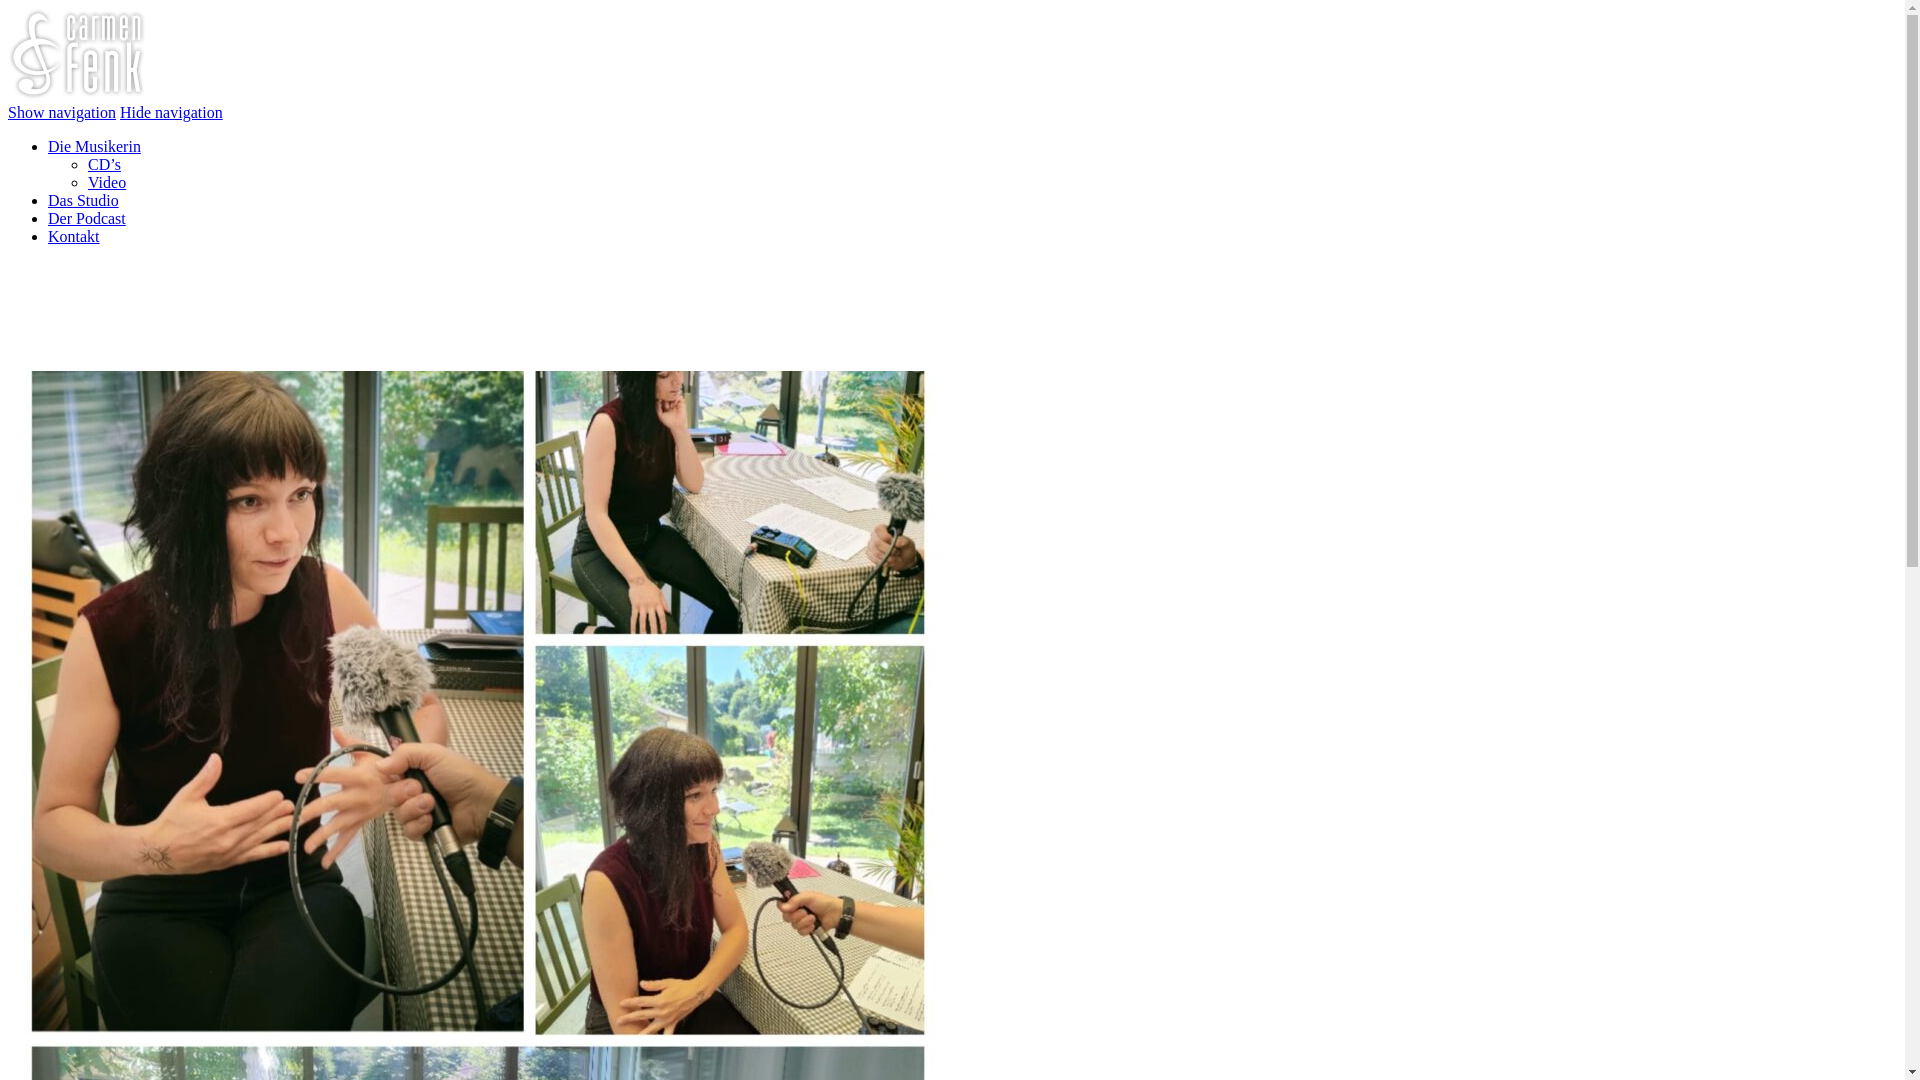 This screenshot has width=1920, height=1080. Describe the element at coordinates (73, 235) in the screenshot. I see `'Kontakt'` at that location.